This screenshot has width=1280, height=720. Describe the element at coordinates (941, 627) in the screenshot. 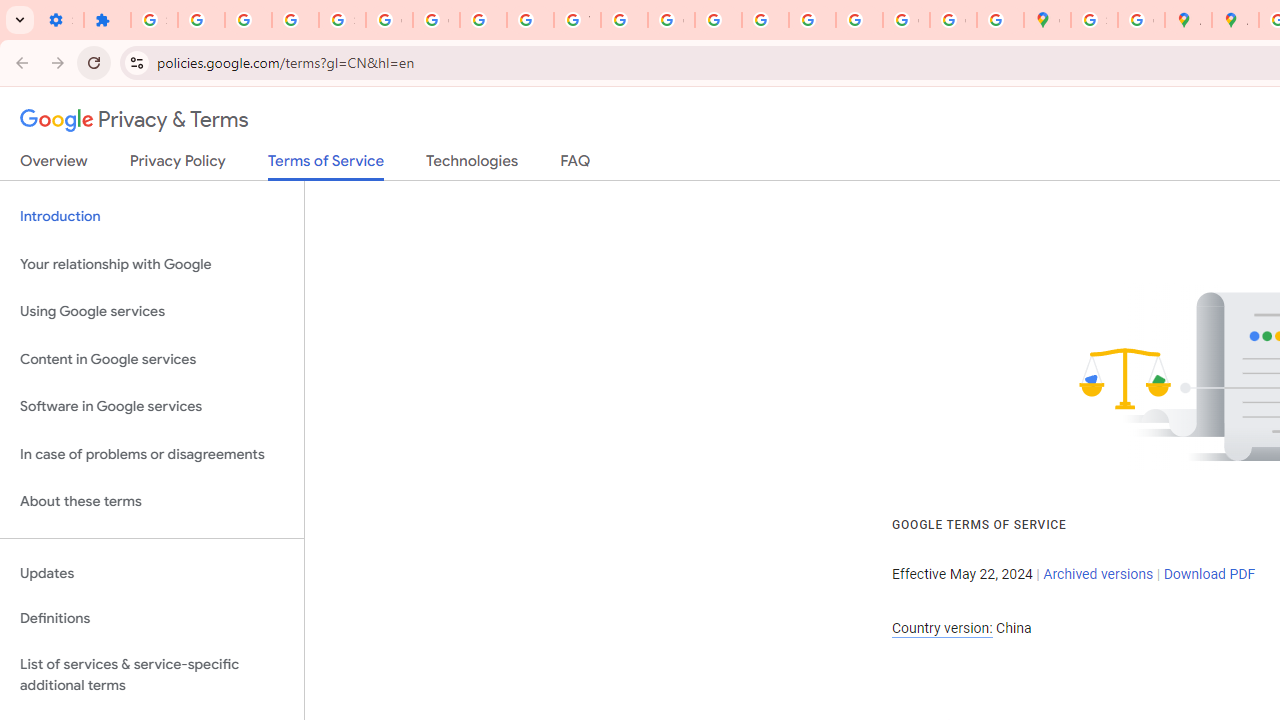

I see `'Country version:'` at that location.